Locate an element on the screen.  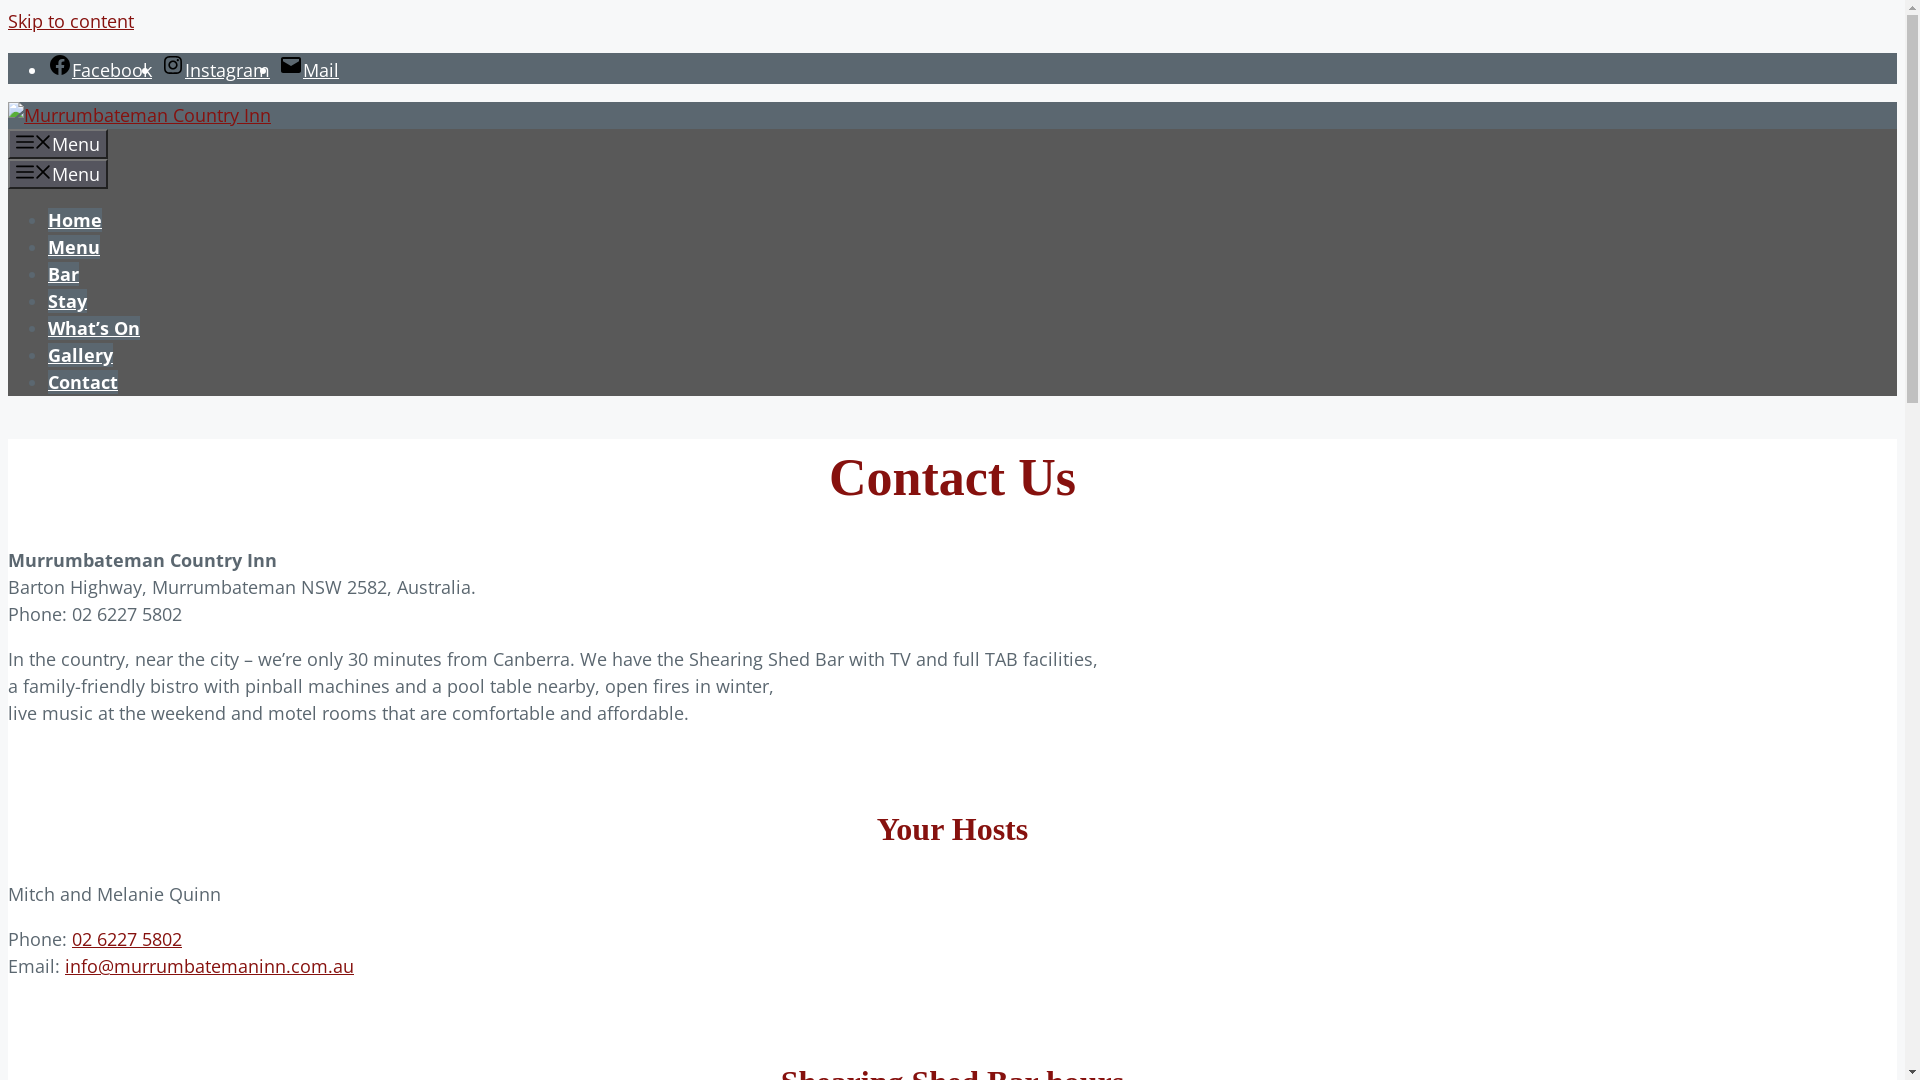
'info@murrumbatemaninn.com.au' is located at coordinates (65, 964).